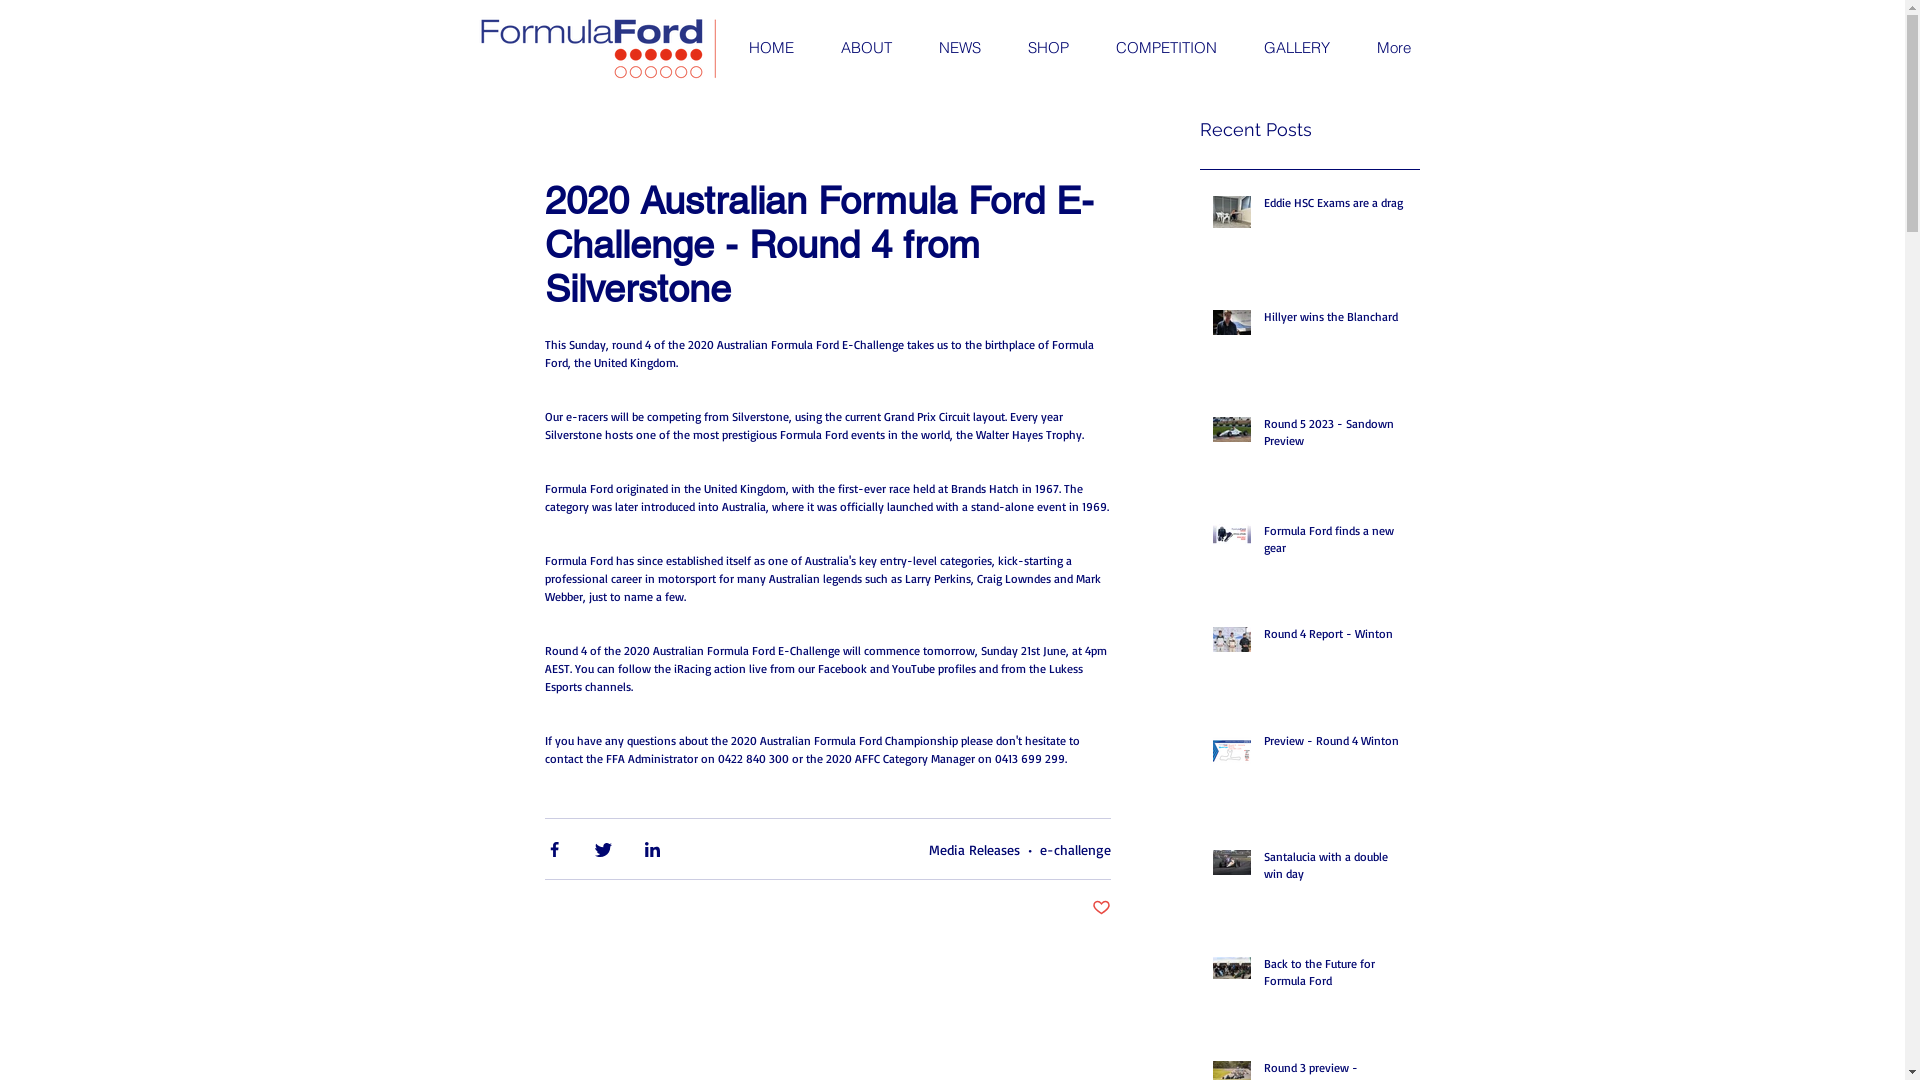  I want to click on 'Hillyer wins the Blanchard', so click(1335, 320).